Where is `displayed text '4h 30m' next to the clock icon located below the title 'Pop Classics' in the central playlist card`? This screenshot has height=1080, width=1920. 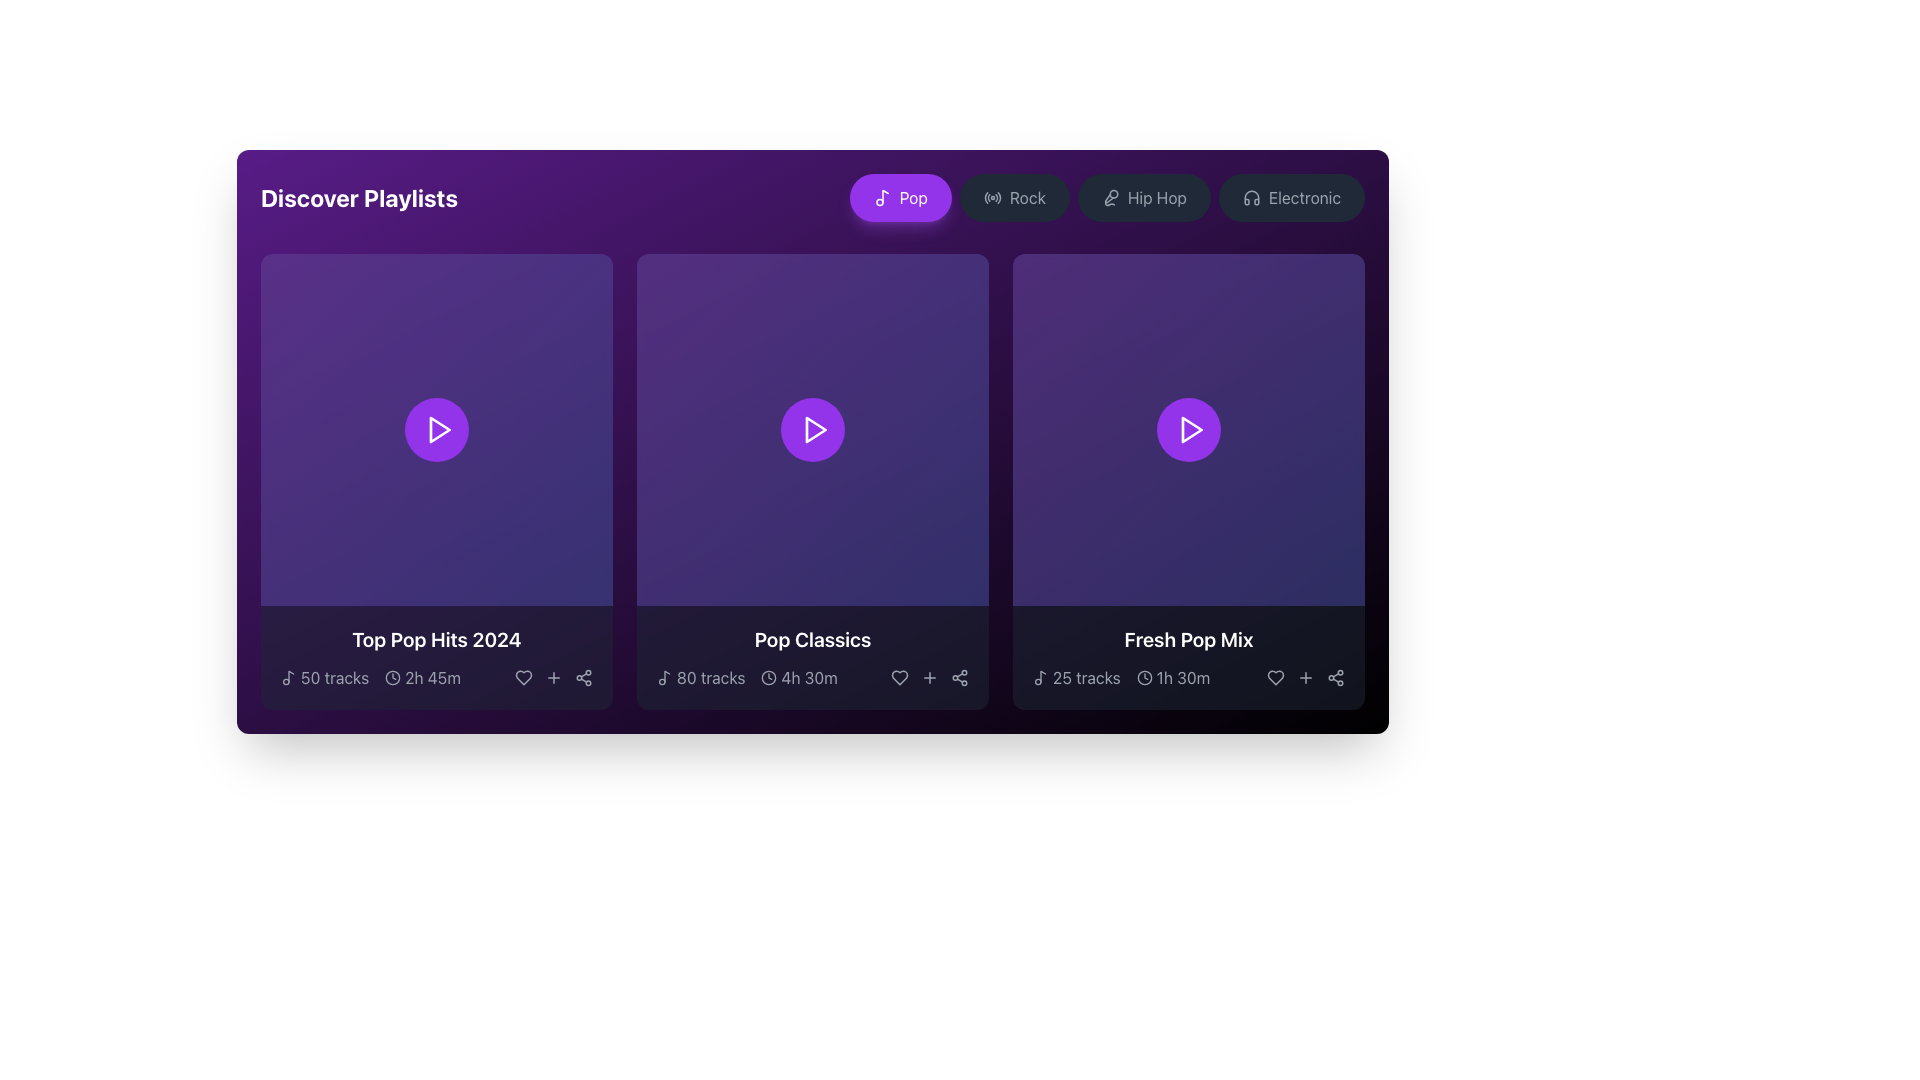 displayed text '4h 30m' next to the clock icon located below the title 'Pop Classics' in the central playlist card is located at coordinates (798, 677).